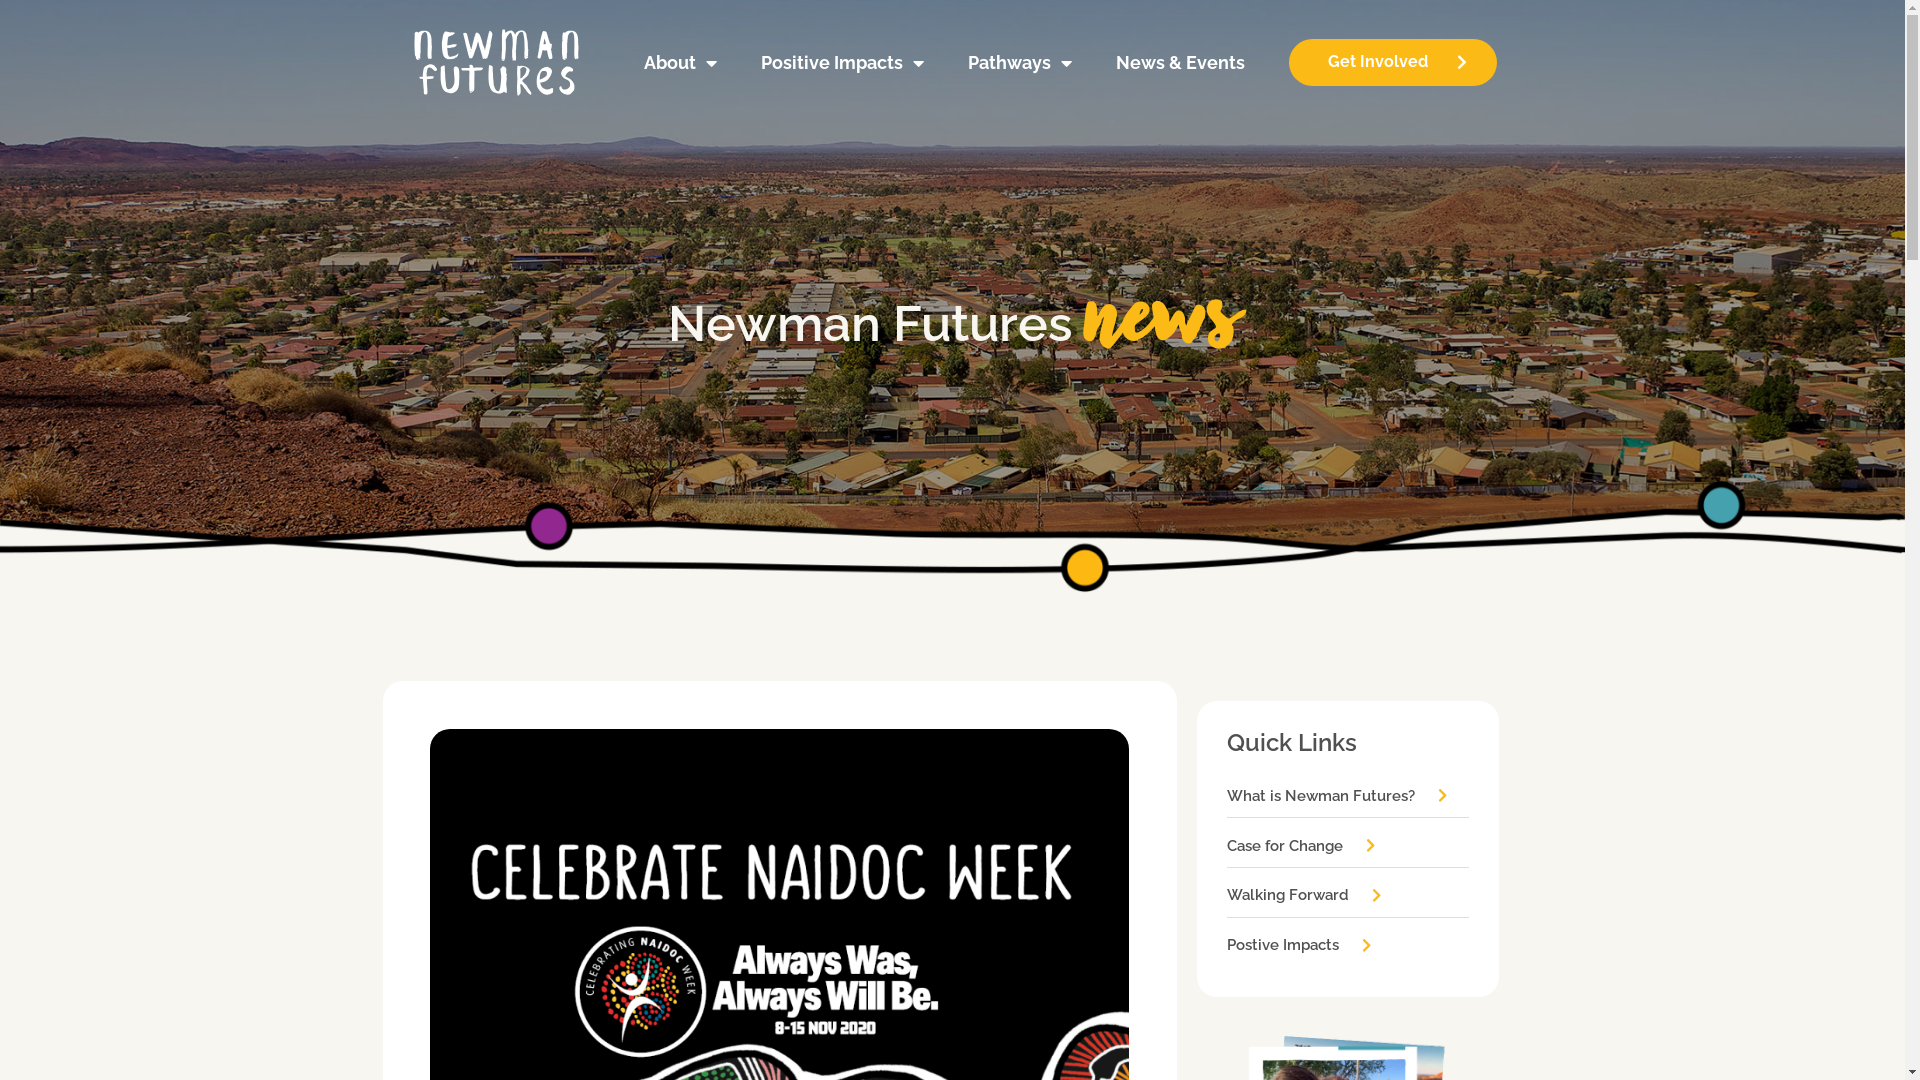  Describe the element at coordinates (949, 61) in the screenshot. I see `'Pathways'` at that location.